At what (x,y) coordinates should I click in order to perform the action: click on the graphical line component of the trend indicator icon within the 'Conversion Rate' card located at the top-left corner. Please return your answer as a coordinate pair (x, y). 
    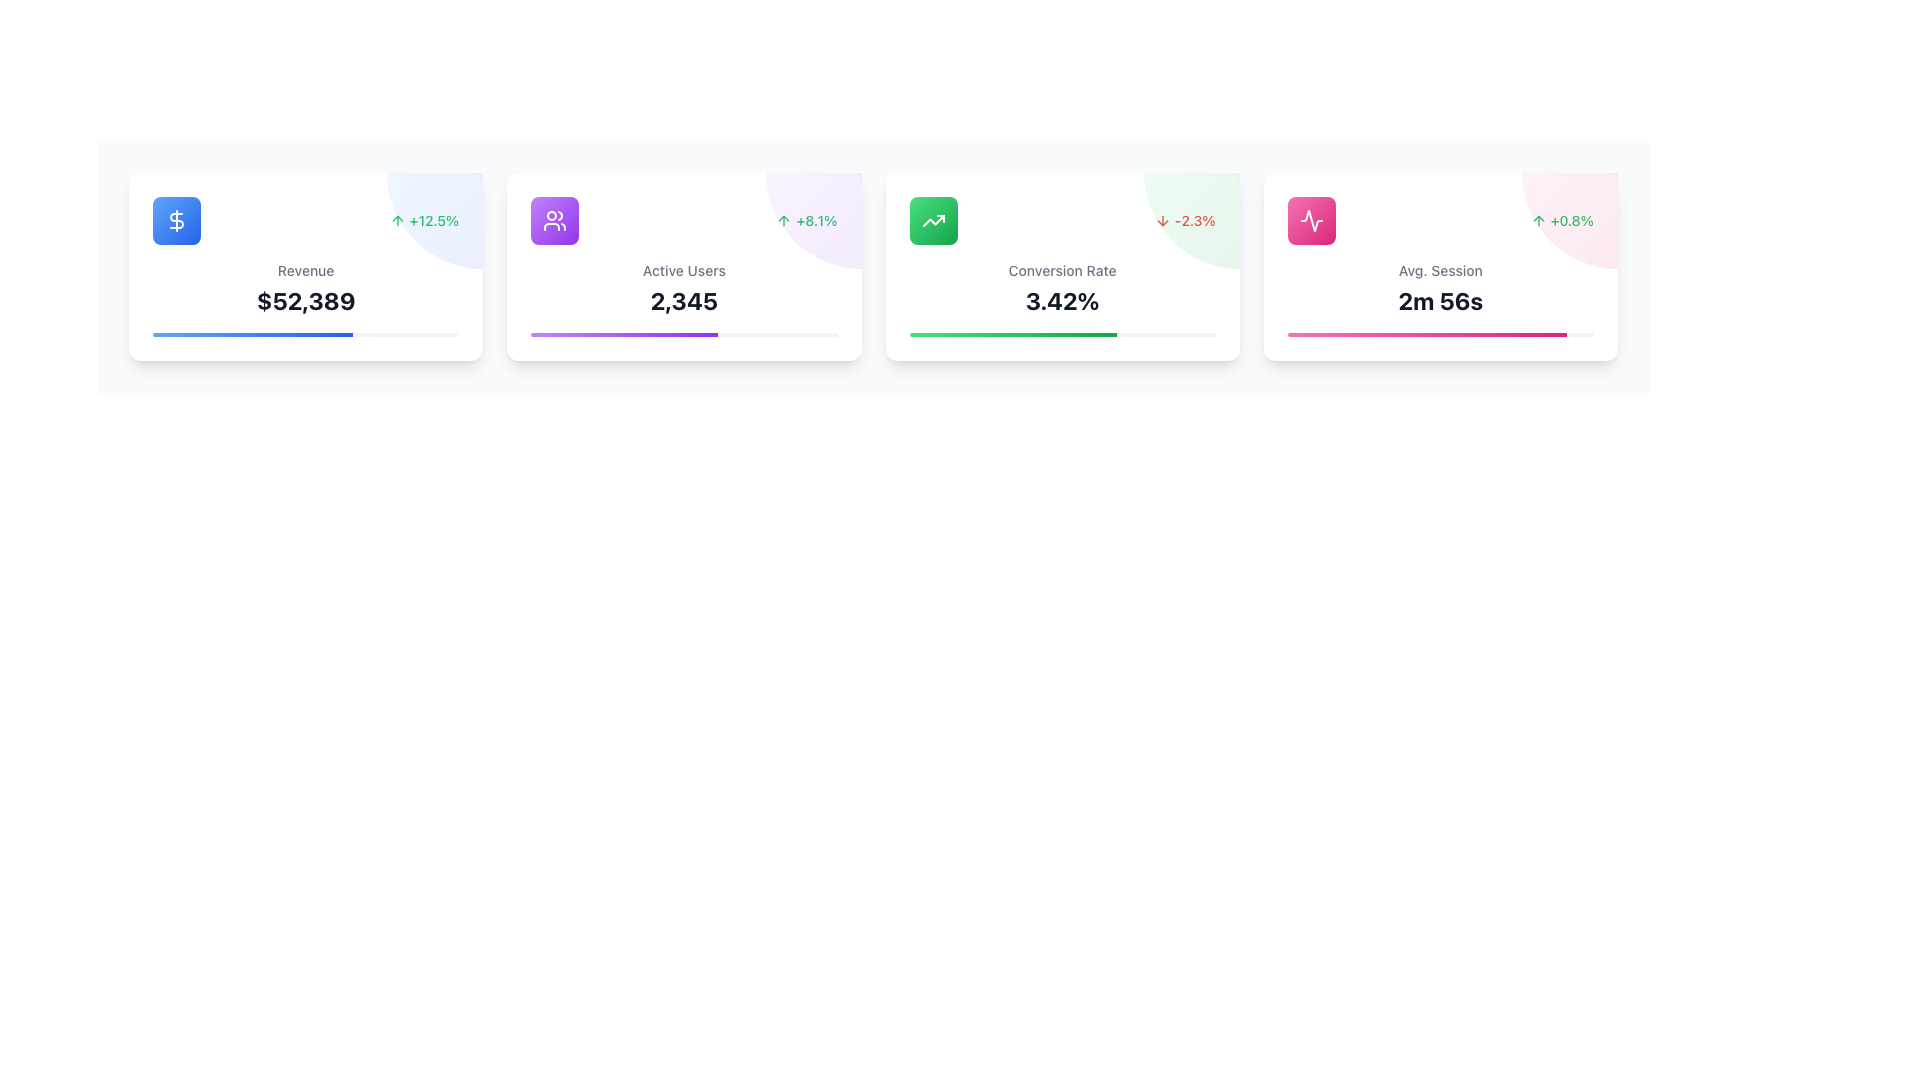
    Looking at the image, I should click on (932, 220).